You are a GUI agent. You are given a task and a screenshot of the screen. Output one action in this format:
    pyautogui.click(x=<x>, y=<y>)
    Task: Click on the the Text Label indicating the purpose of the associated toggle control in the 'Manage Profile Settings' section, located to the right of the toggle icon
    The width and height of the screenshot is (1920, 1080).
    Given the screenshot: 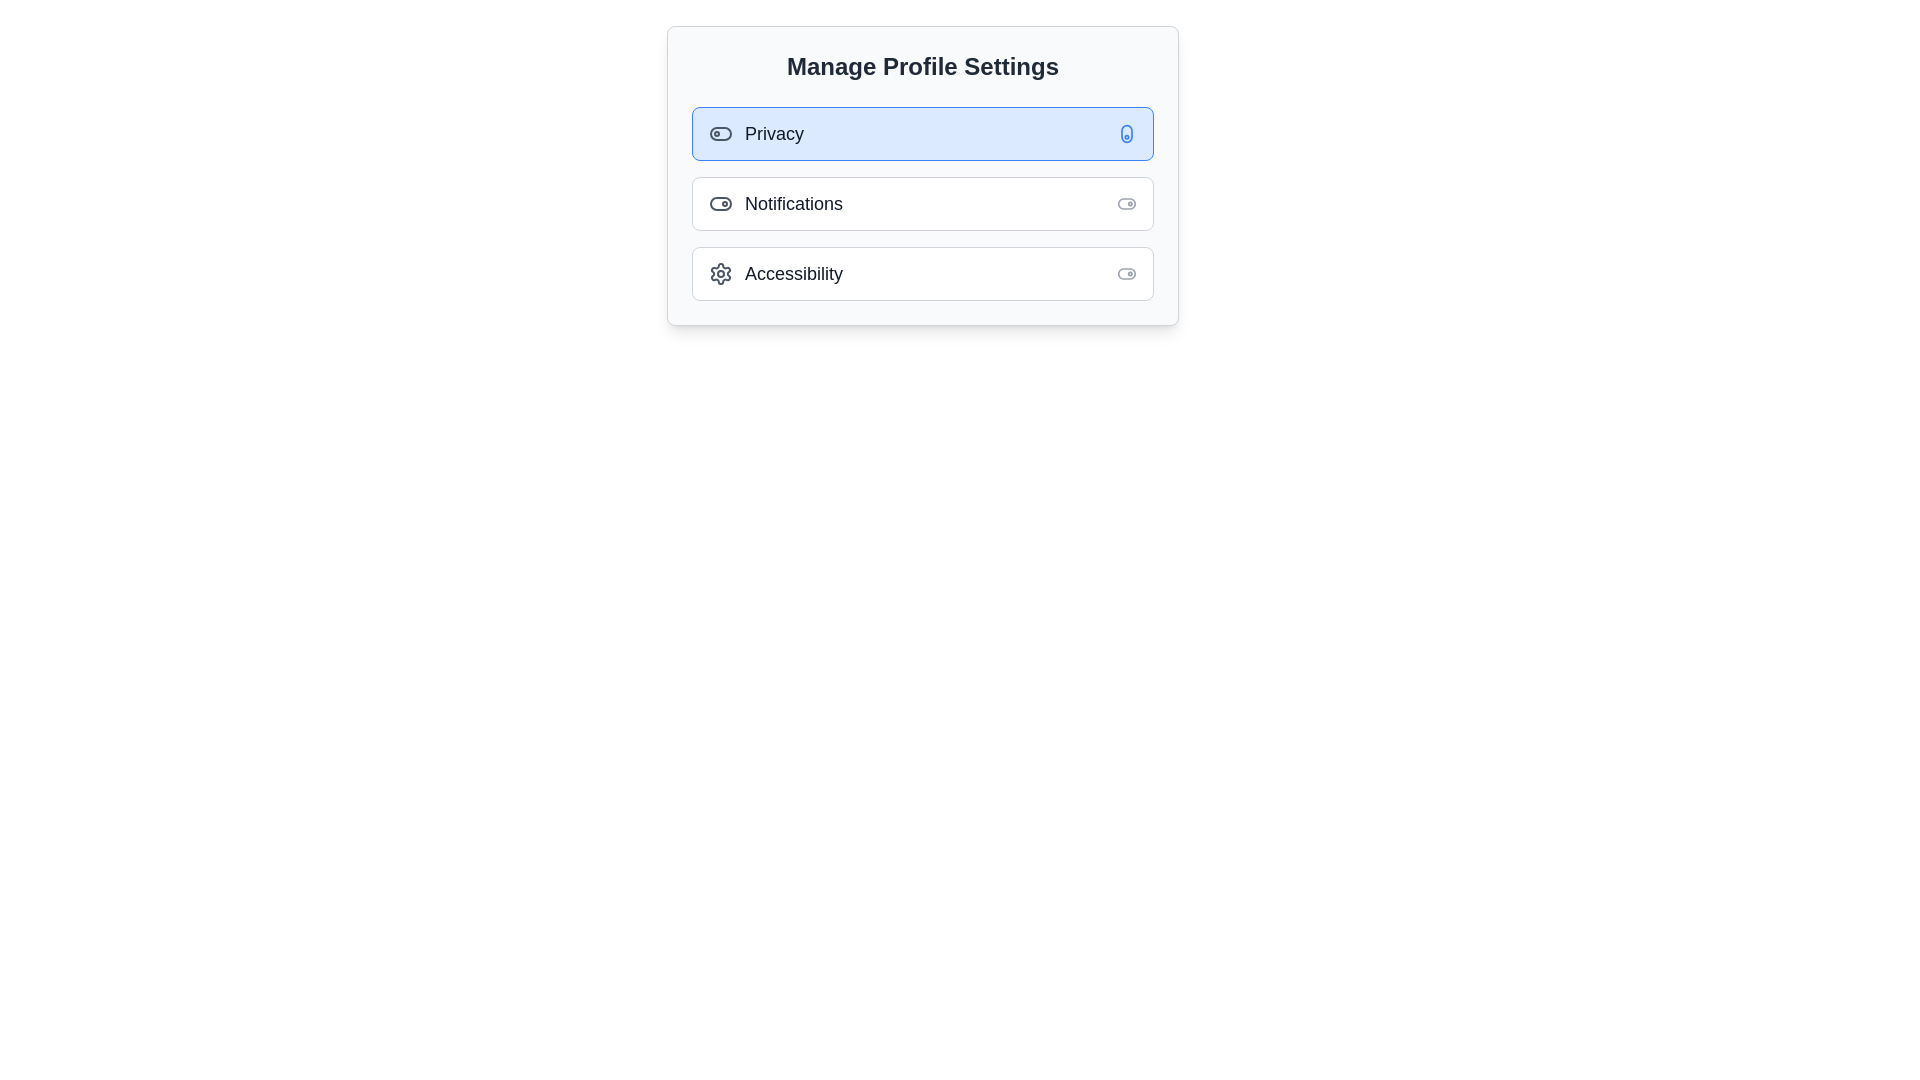 What is the action you would take?
    pyautogui.click(x=773, y=134)
    